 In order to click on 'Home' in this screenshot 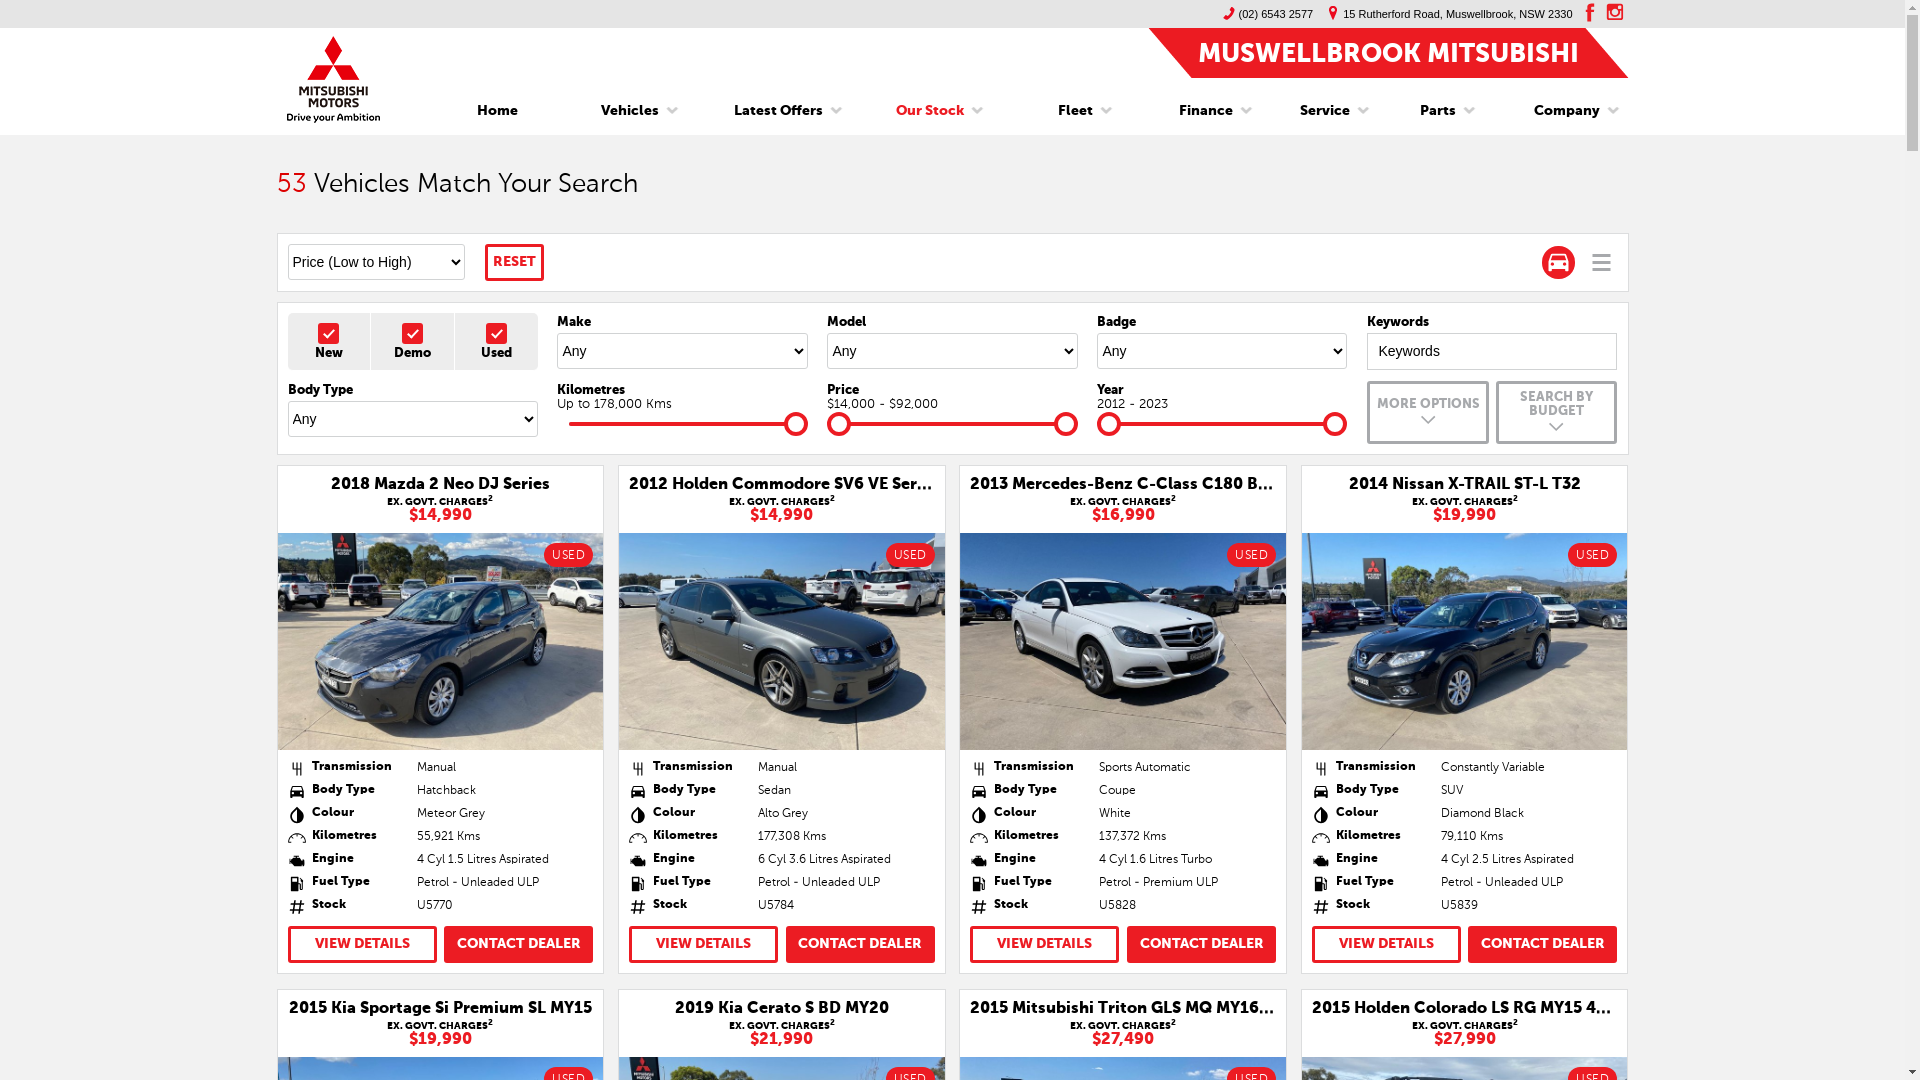, I will do `click(497, 111)`.